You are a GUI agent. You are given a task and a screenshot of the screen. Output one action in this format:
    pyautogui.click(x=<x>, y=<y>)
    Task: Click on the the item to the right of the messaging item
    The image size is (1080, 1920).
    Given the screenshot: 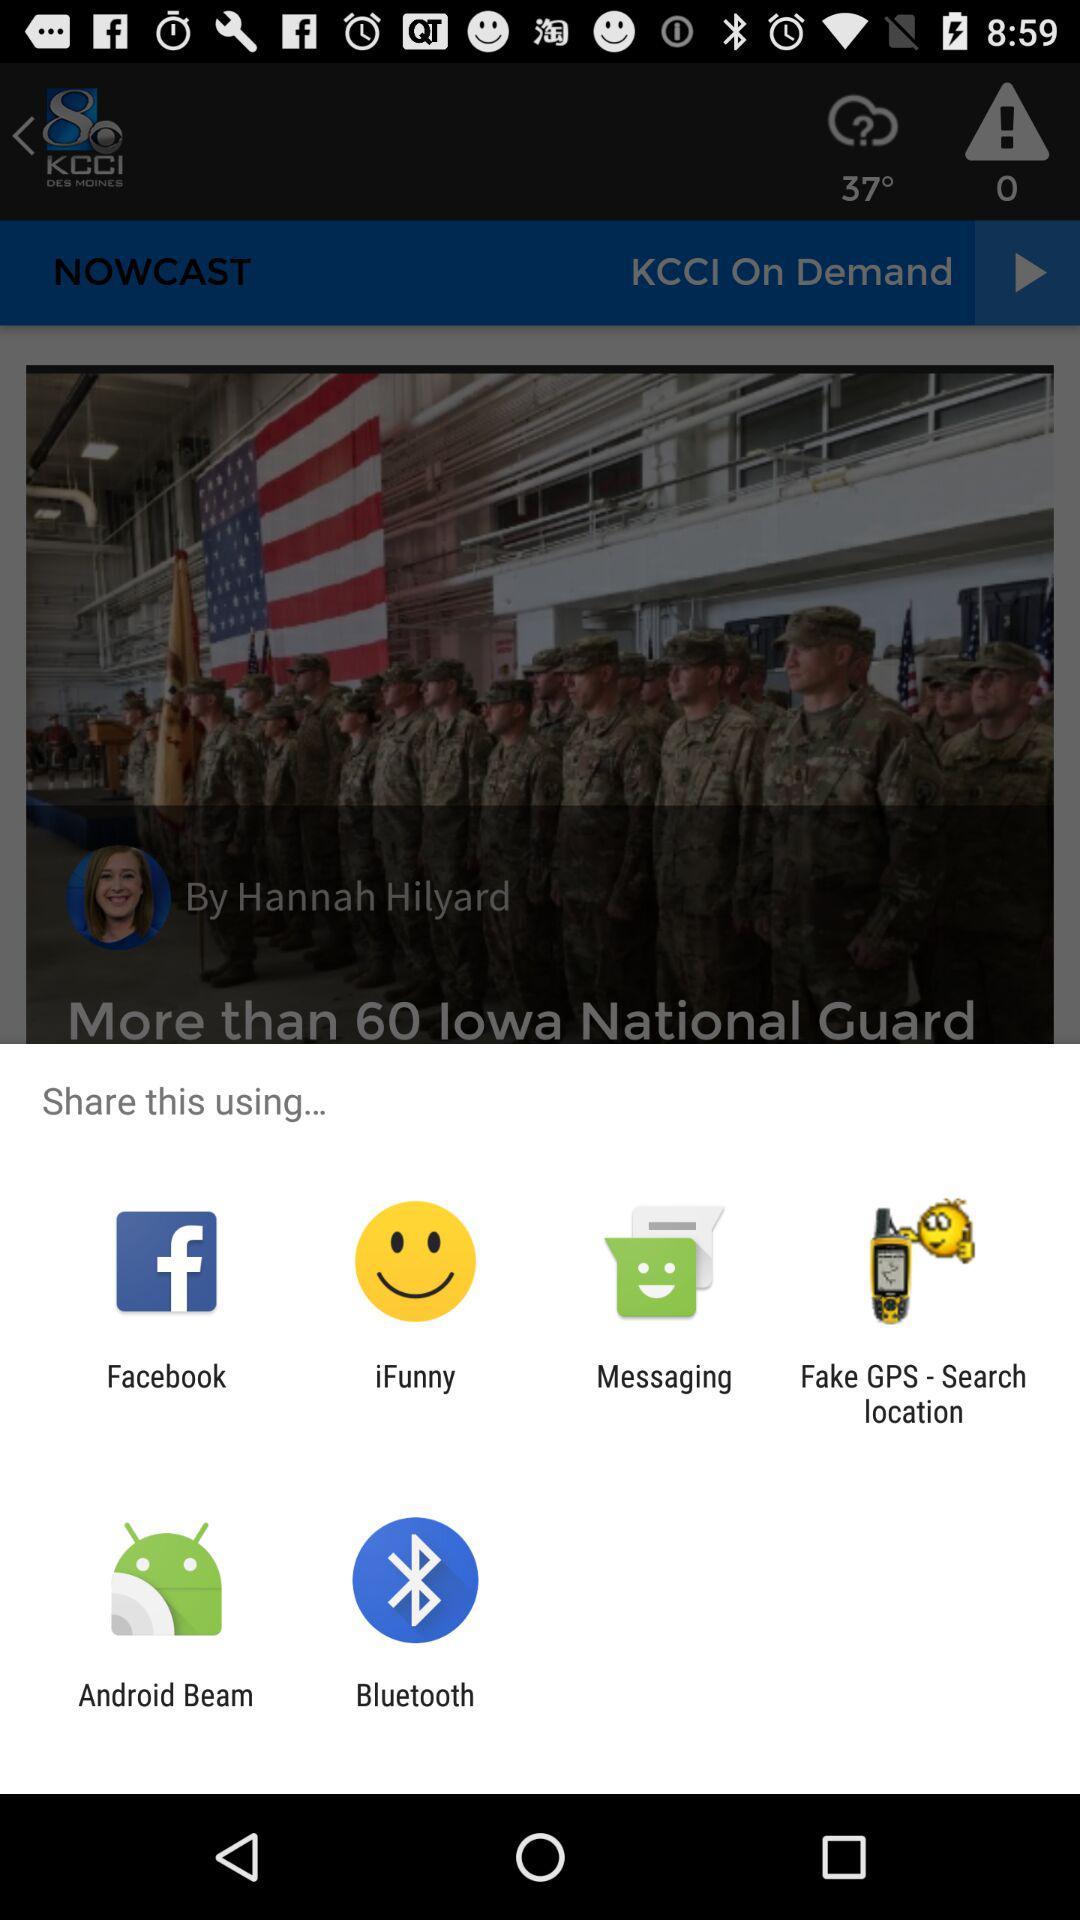 What is the action you would take?
    pyautogui.click(x=913, y=1392)
    